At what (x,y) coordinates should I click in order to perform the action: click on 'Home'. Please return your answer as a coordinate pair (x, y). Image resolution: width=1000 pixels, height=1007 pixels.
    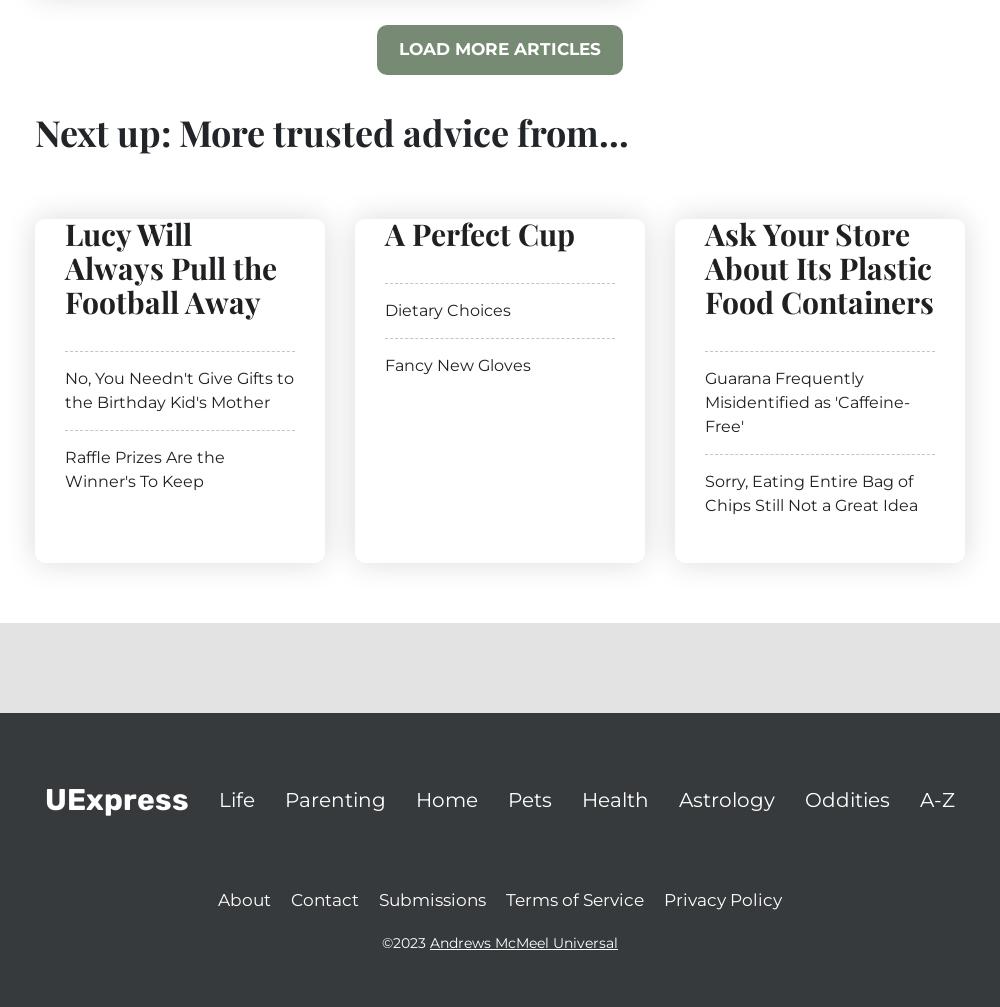
    Looking at the image, I should click on (446, 797).